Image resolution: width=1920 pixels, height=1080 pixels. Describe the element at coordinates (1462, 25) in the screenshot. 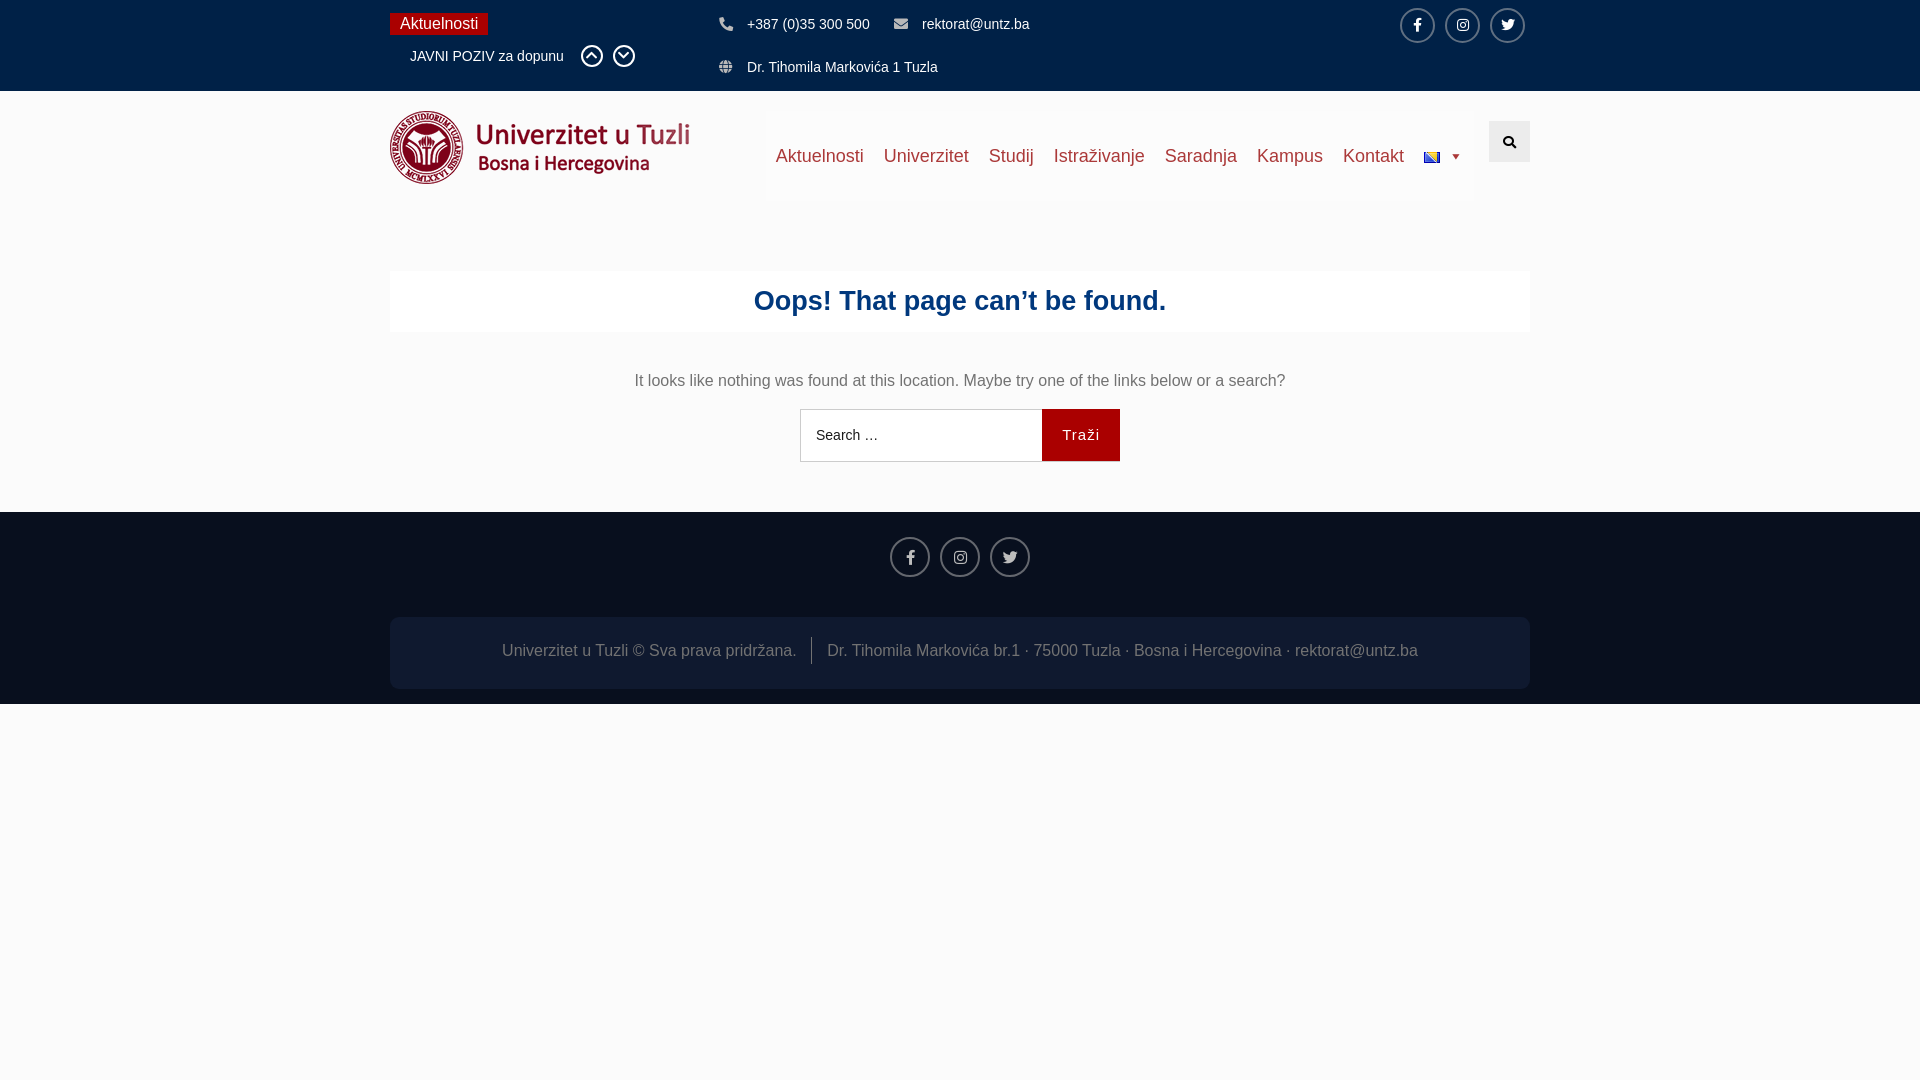

I see `'Instagram'` at that location.